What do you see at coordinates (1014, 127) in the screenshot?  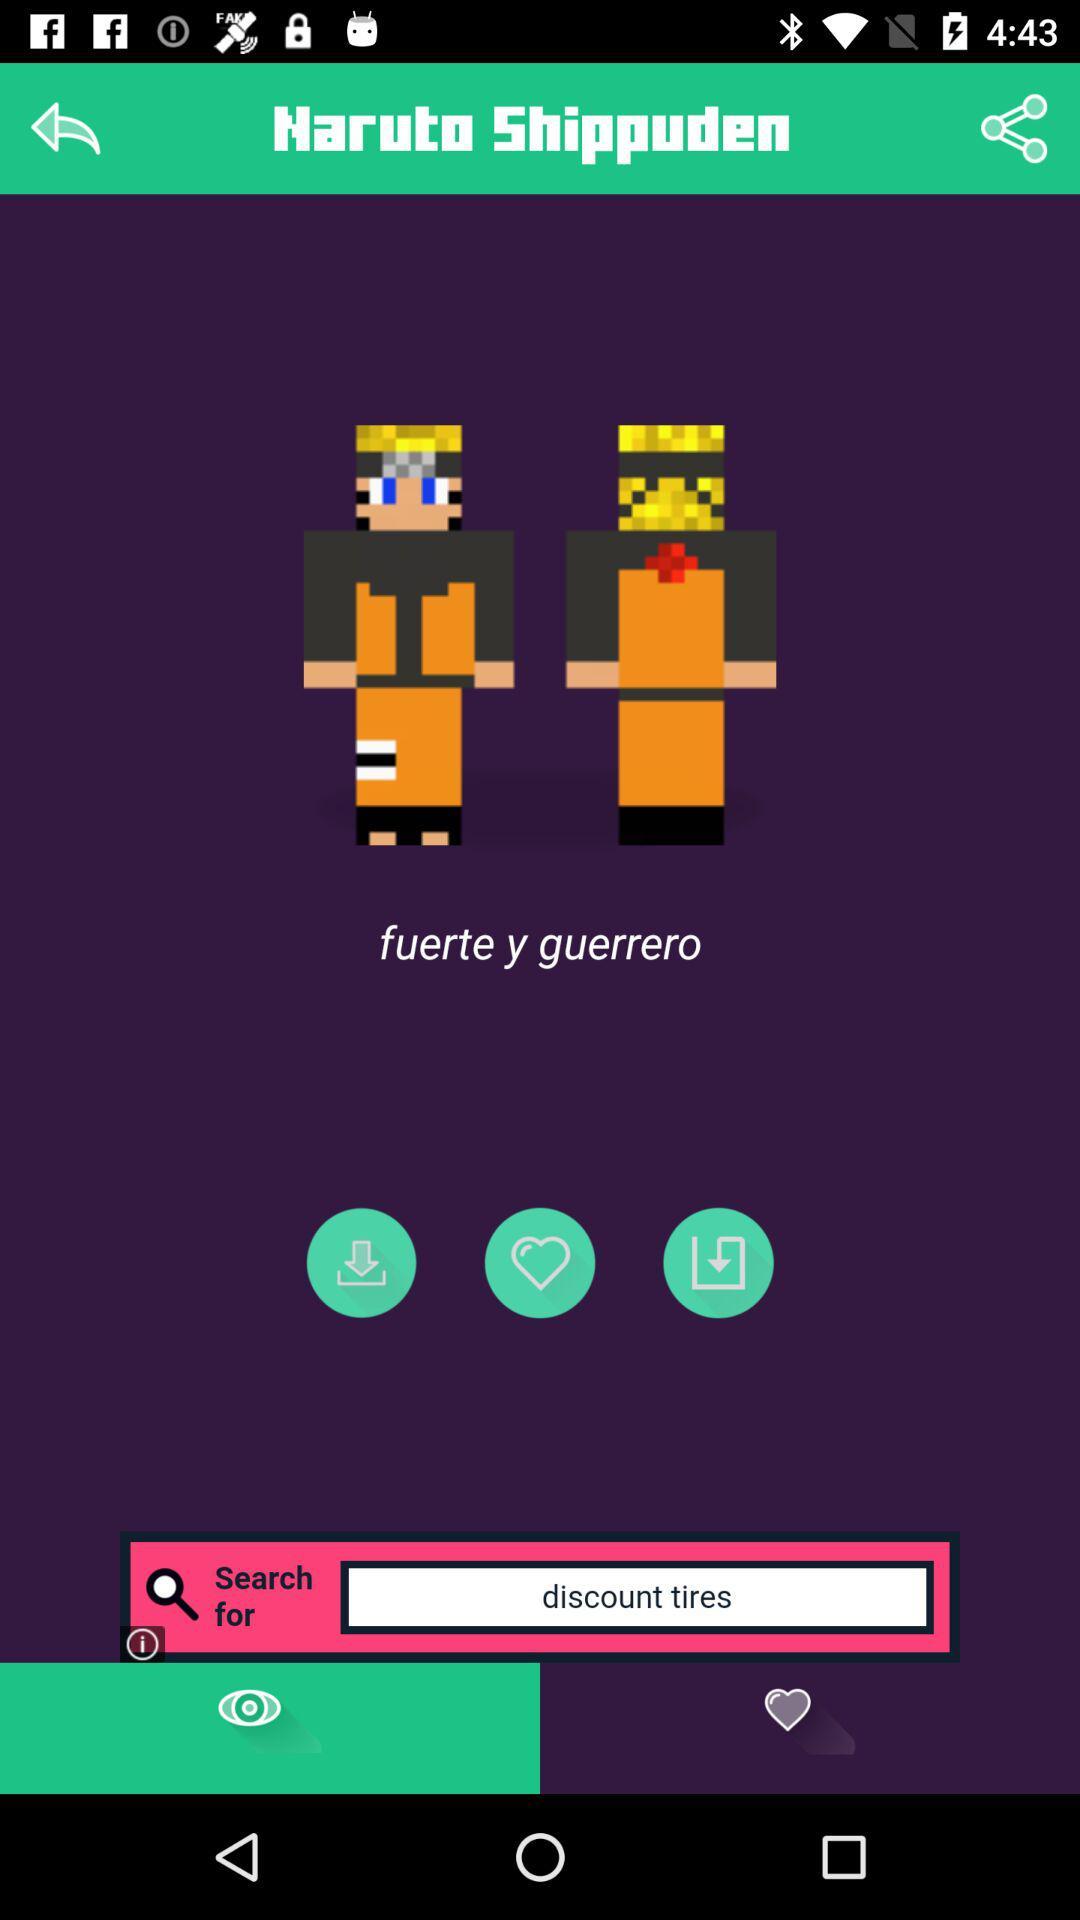 I see `the share icon` at bounding box center [1014, 127].